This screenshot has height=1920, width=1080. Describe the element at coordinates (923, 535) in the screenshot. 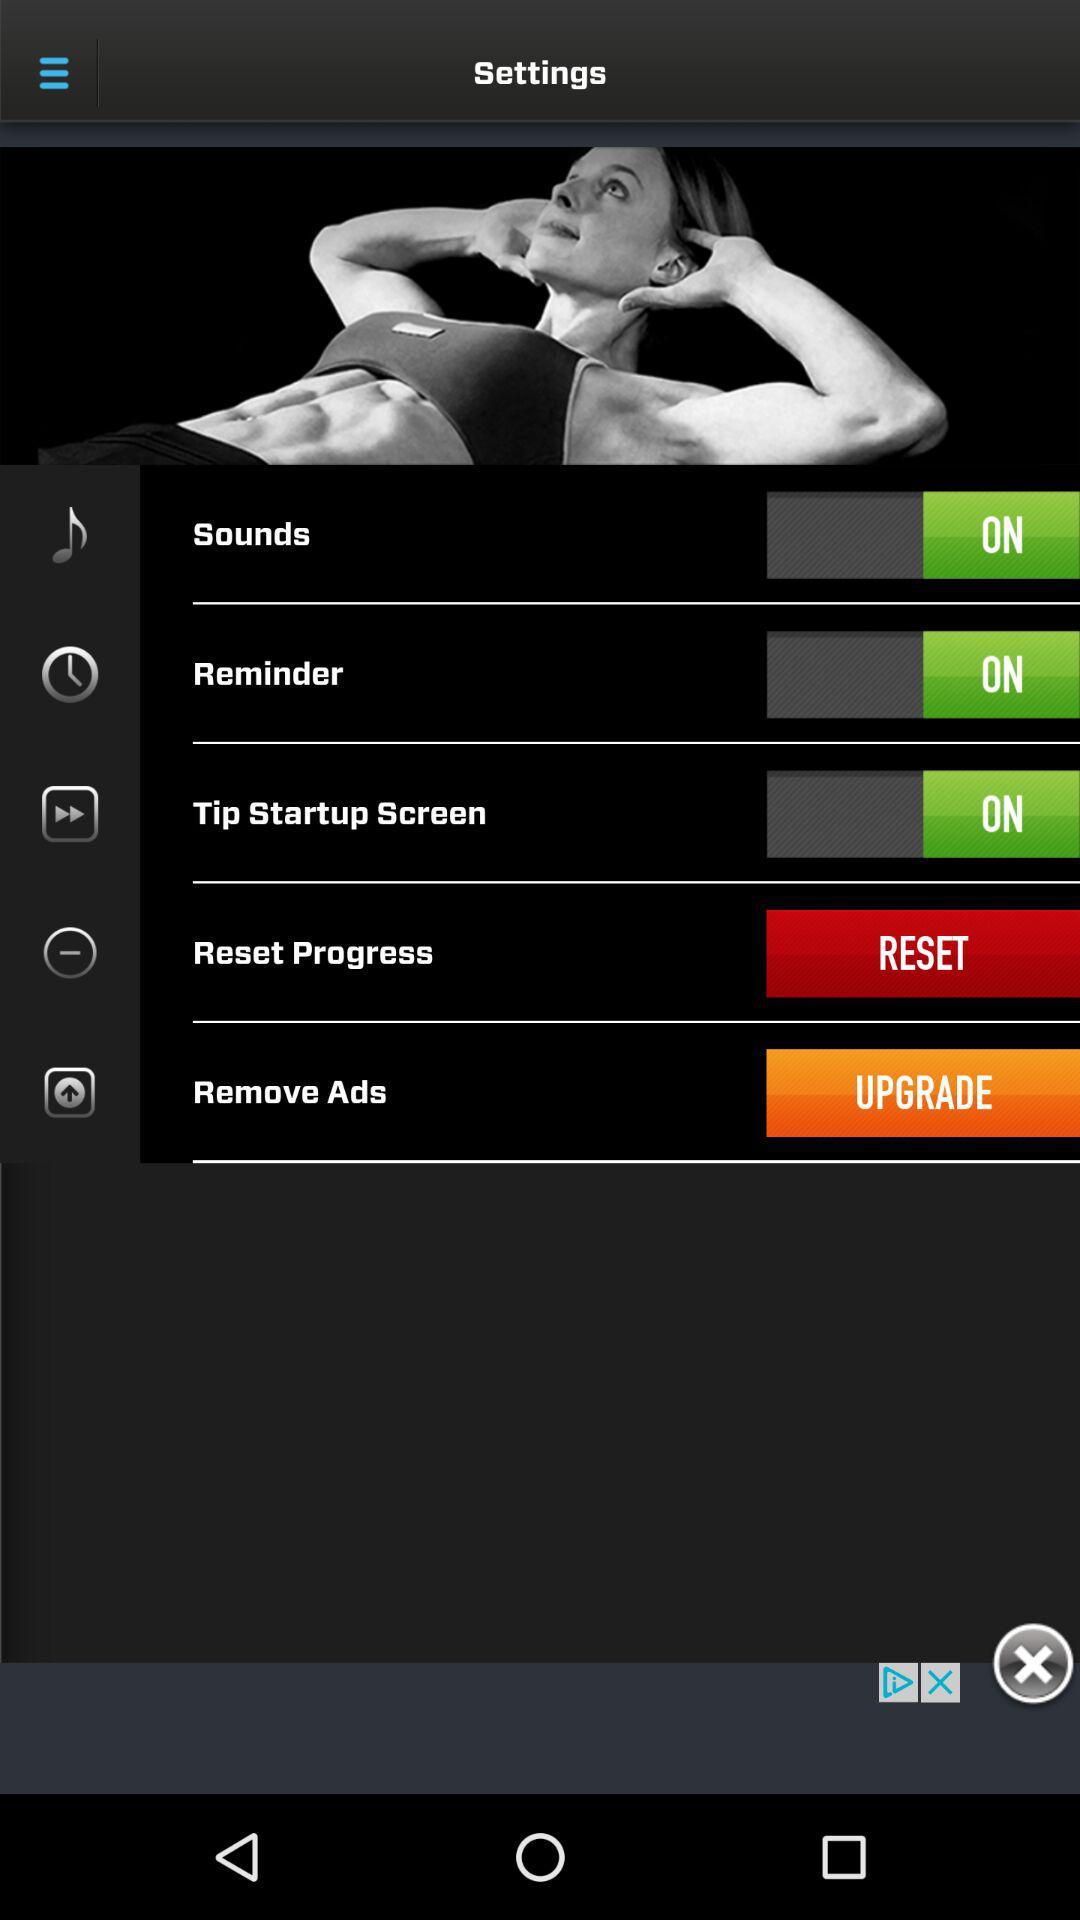

I see `turn sounds on` at that location.